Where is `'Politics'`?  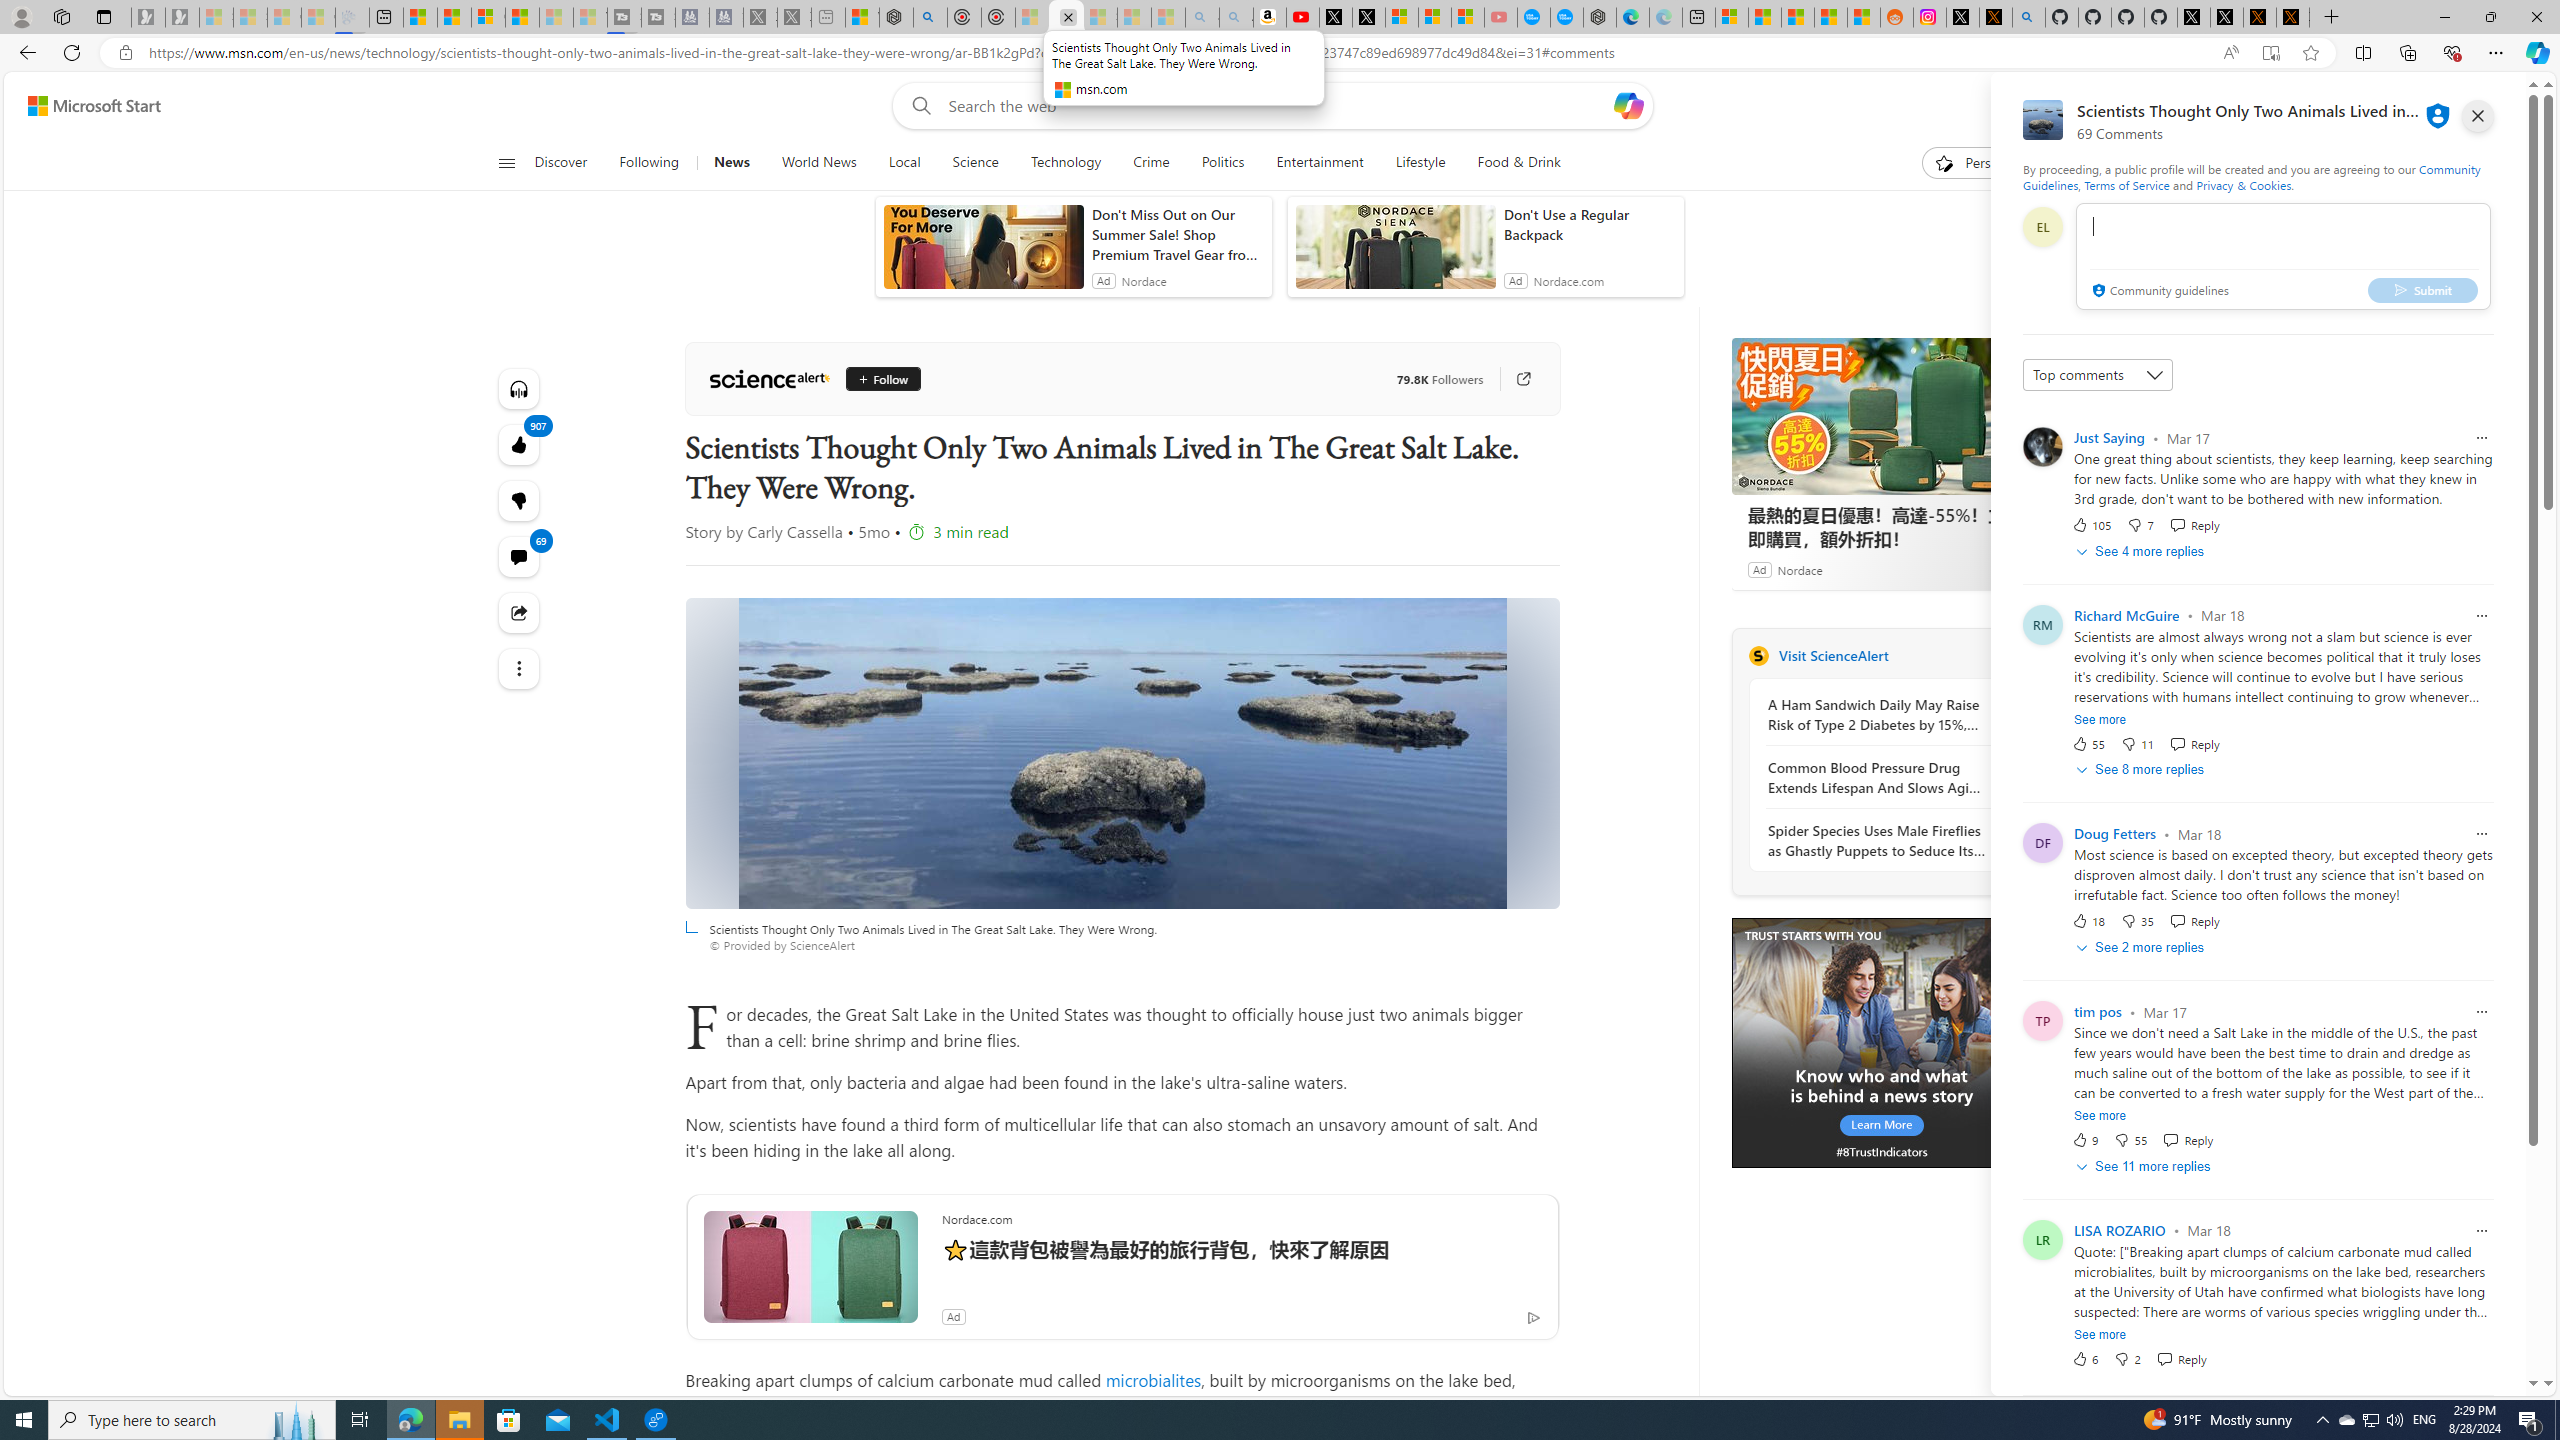
'Politics' is located at coordinates (1222, 162).